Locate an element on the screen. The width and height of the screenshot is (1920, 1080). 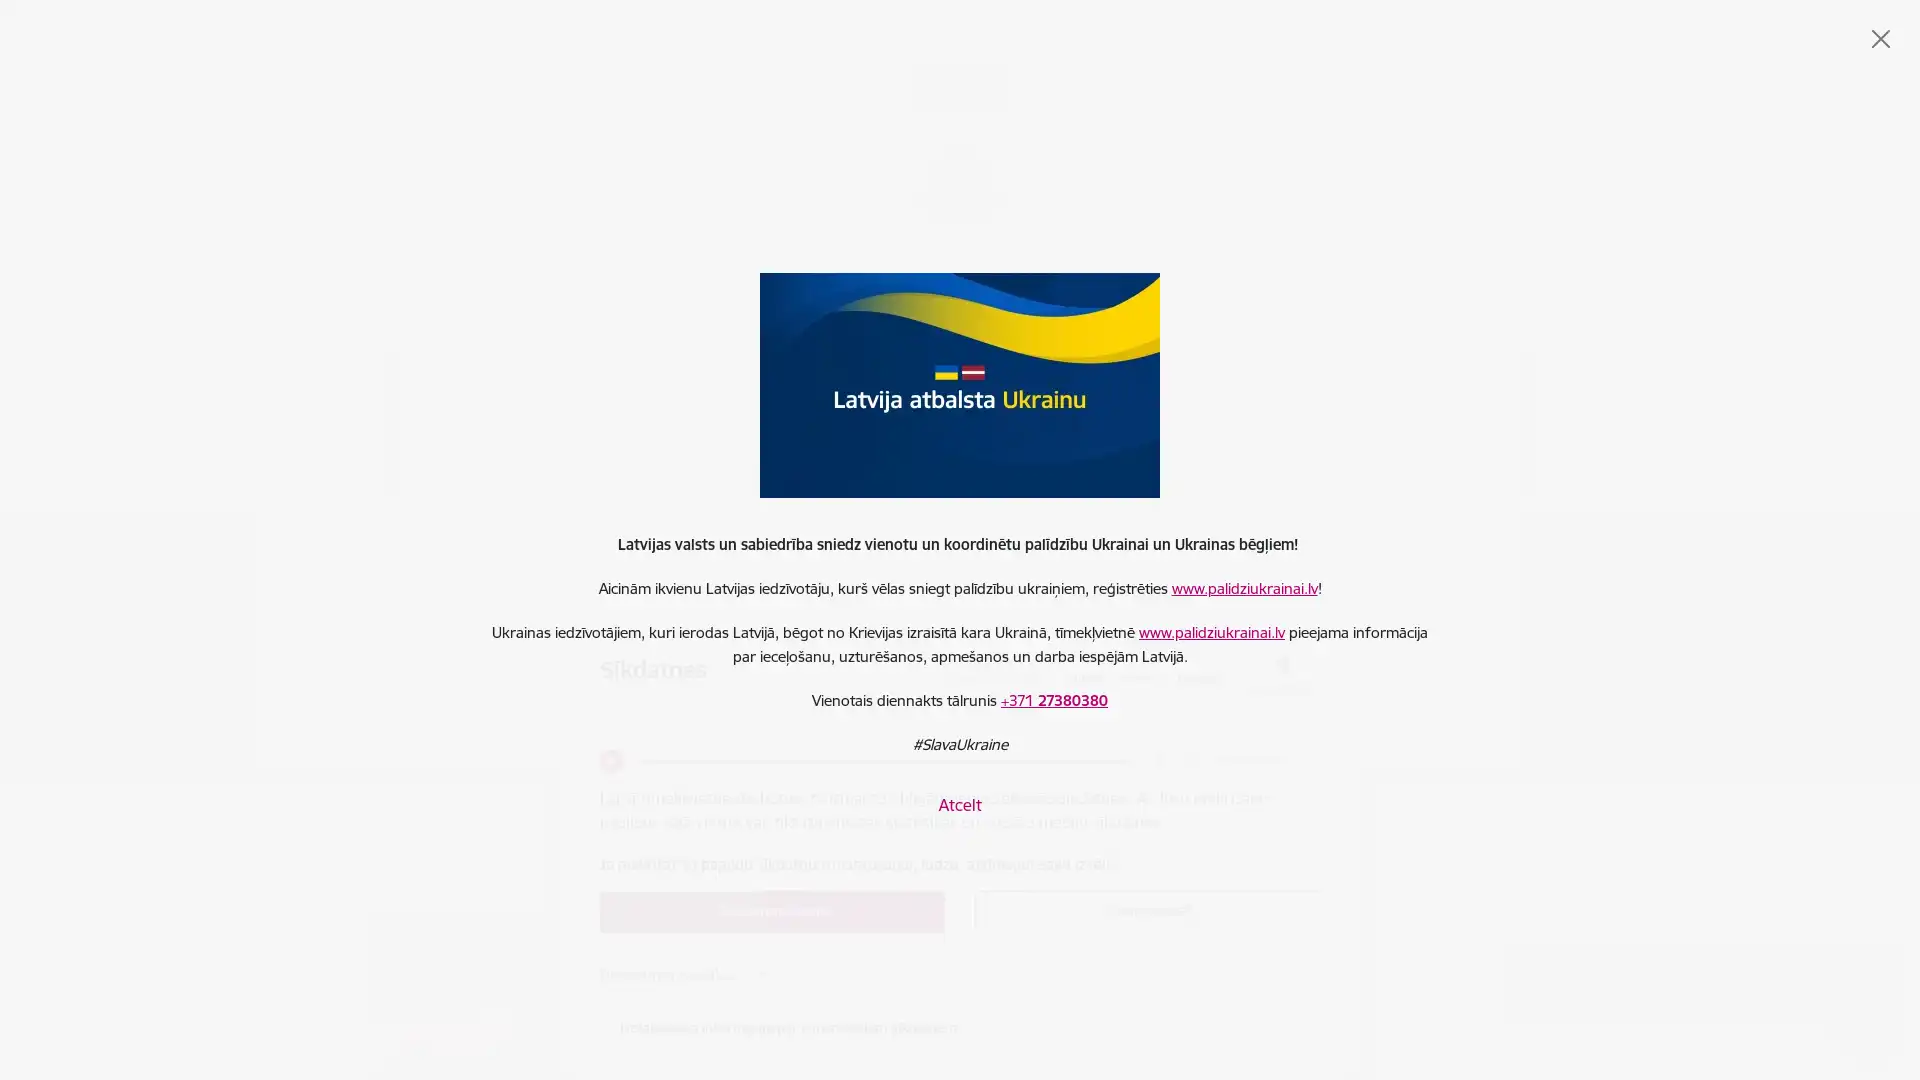
Open Volume Controls is located at coordinates (1155, 760).